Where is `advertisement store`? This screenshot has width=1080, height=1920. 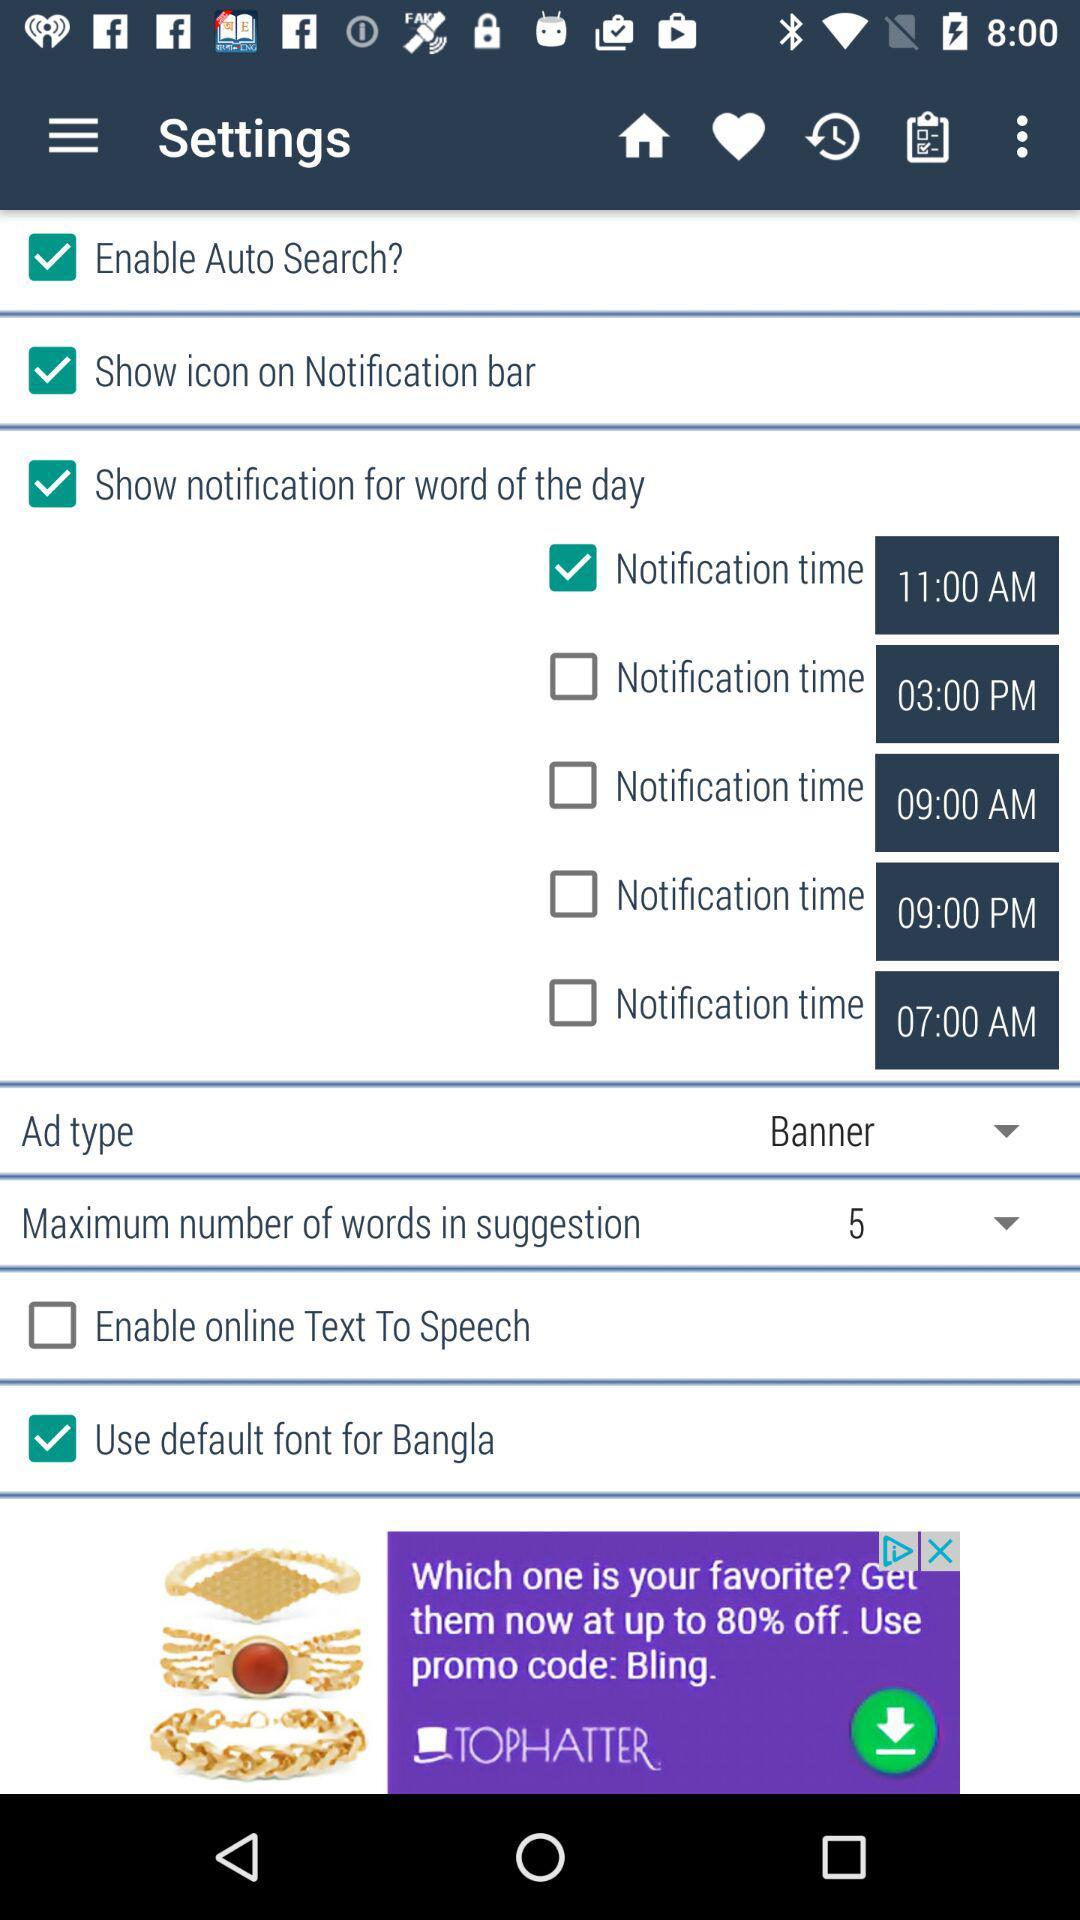 advertisement store is located at coordinates (540, 1662).